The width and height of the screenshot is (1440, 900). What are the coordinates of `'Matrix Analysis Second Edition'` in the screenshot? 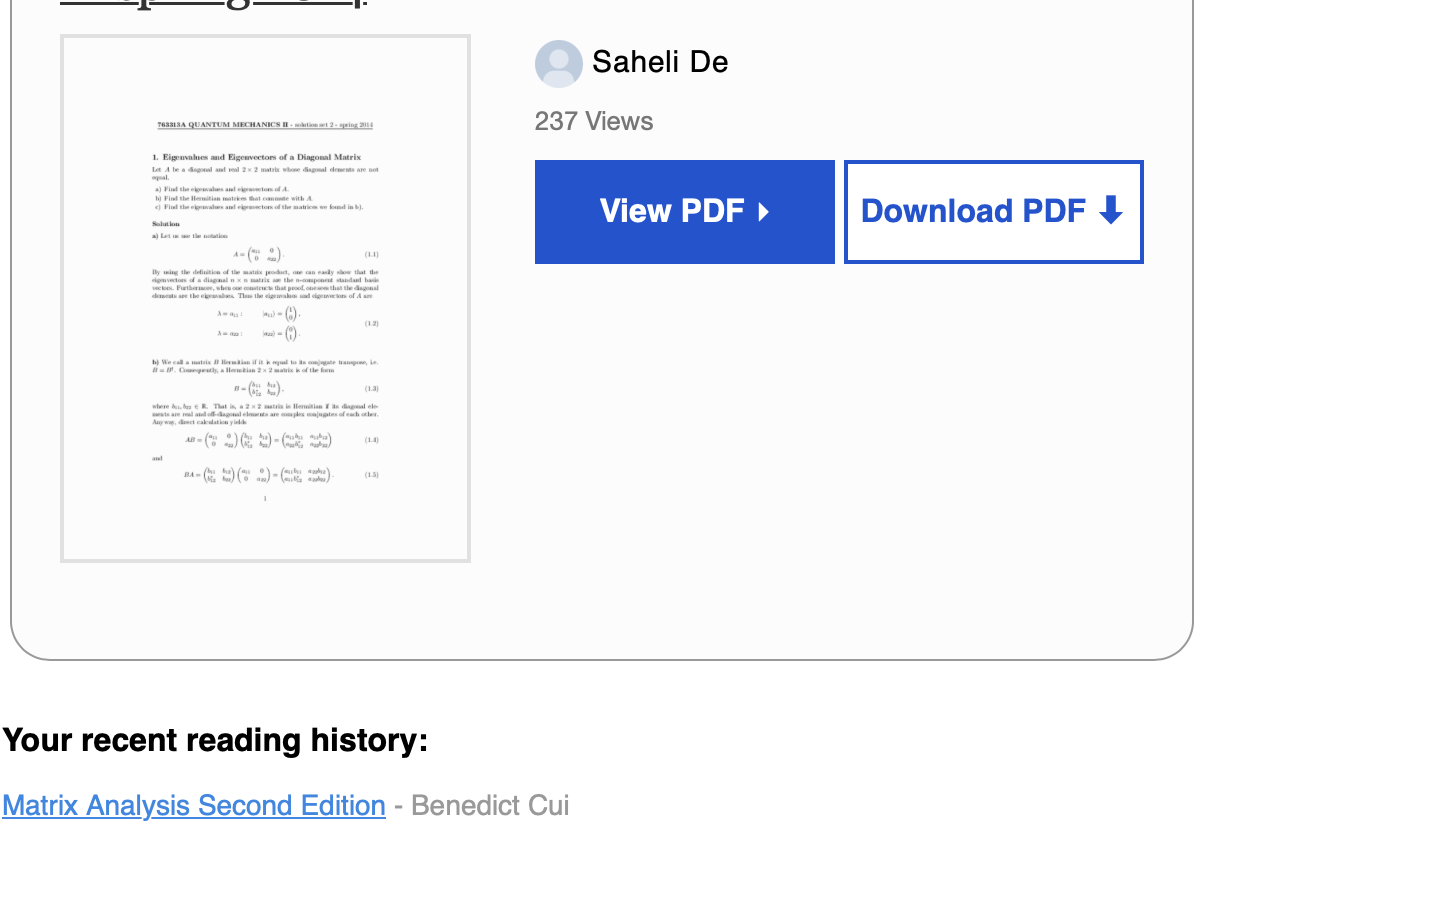 It's located at (194, 804).